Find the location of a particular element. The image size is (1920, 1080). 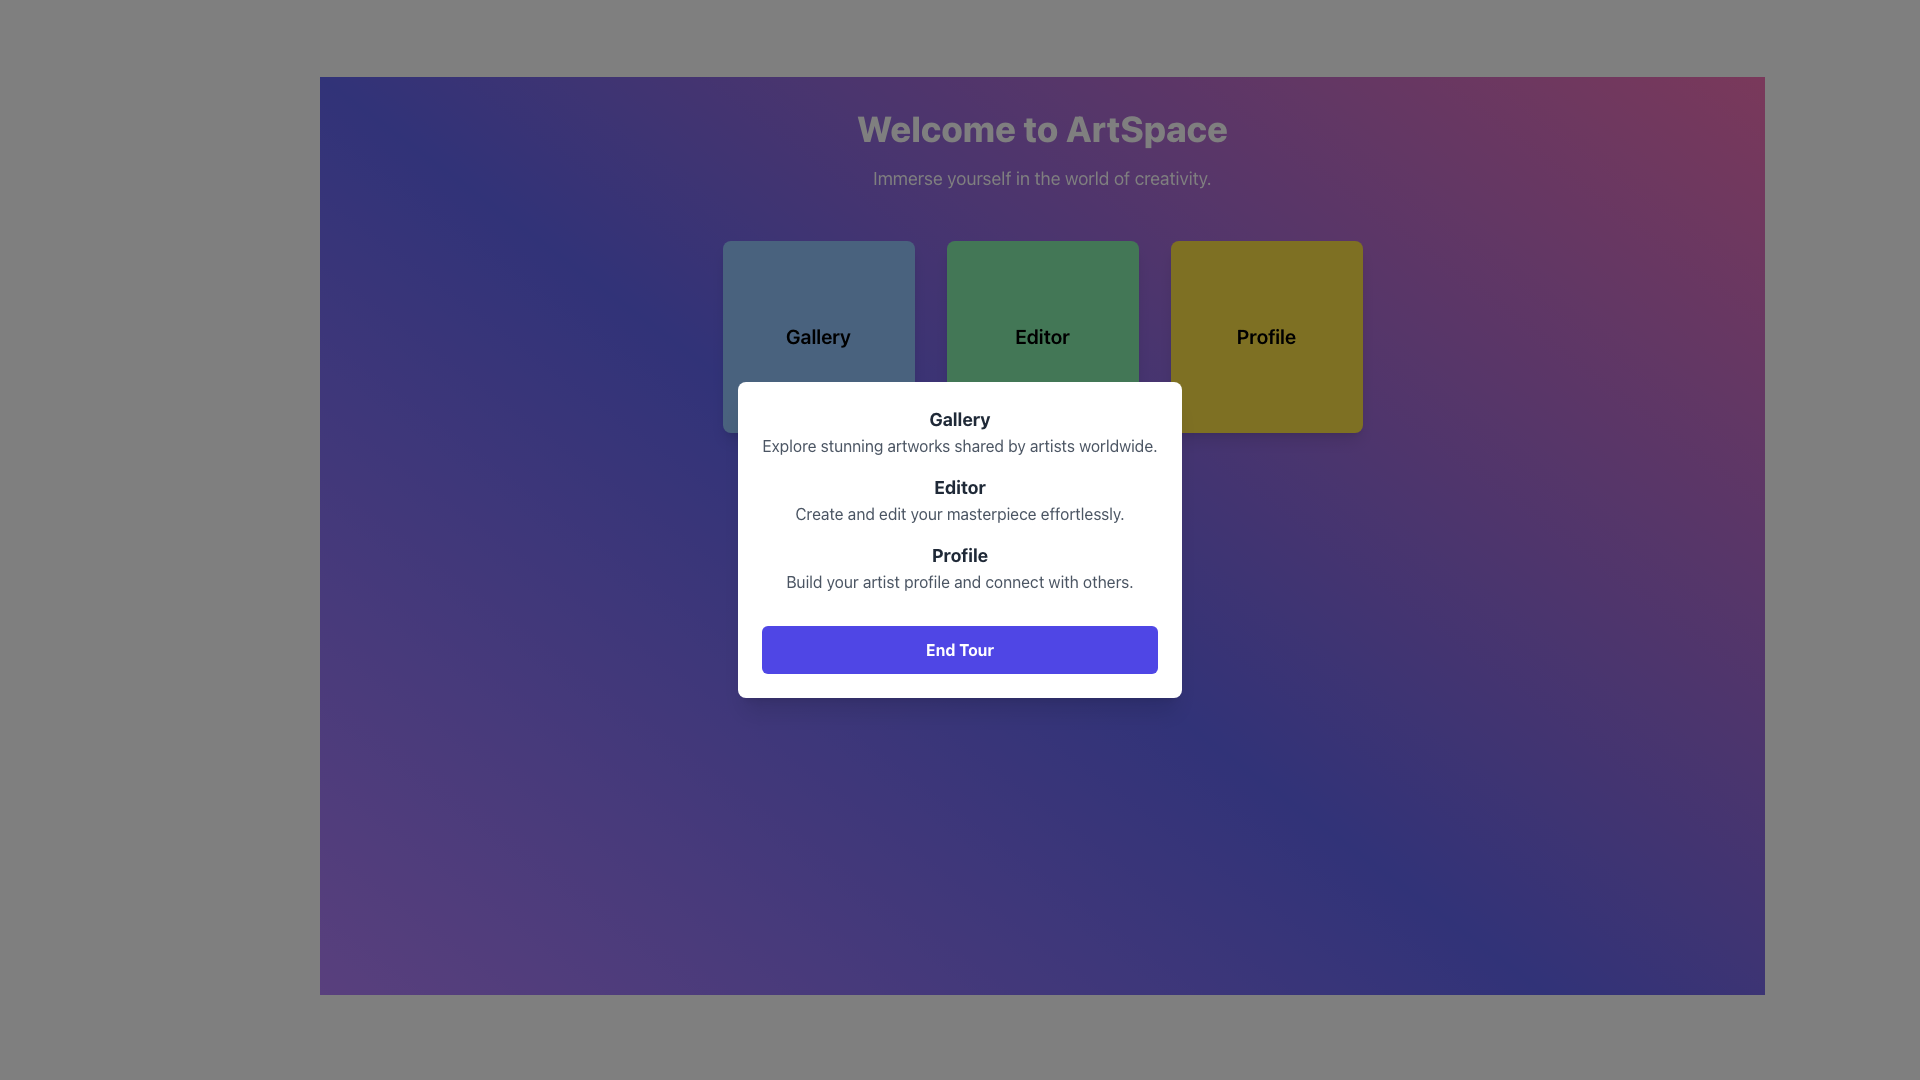

the text block with the bold header 'Profile' and the descriptive paragraph 'Build your artist profile and connect with others.' is located at coordinates (960, 567).